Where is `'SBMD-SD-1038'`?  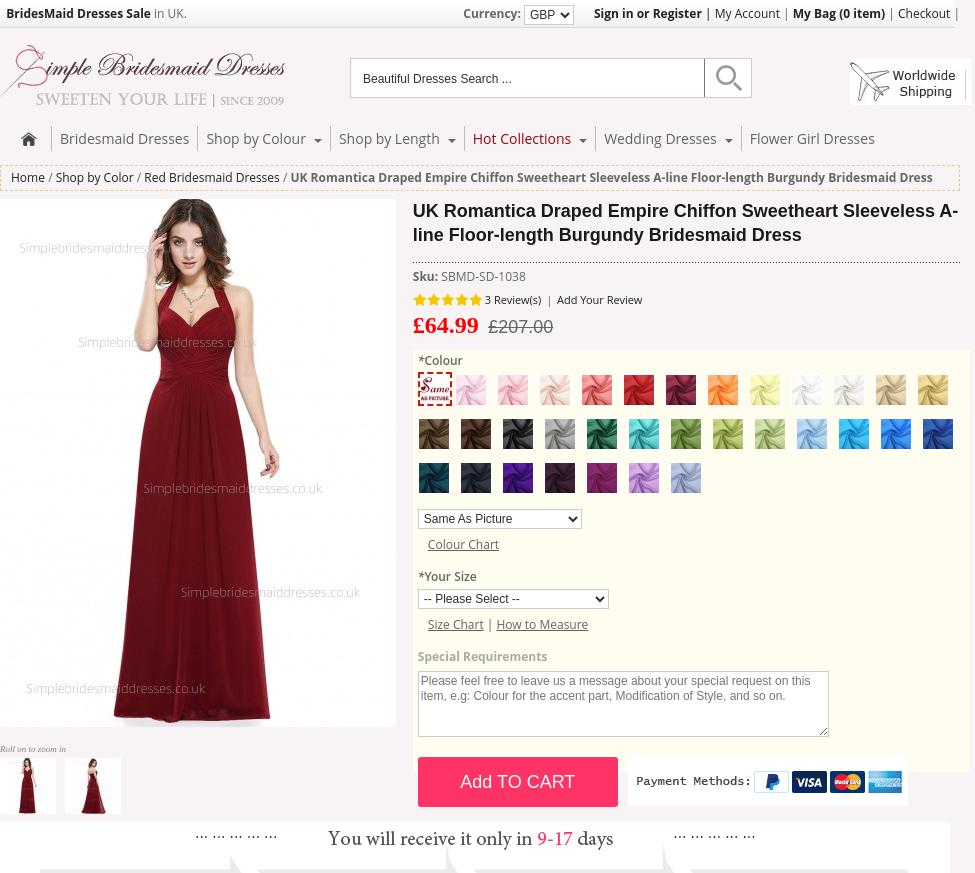 'SBMD-SD-1038' is located at coordinates (483, 275).